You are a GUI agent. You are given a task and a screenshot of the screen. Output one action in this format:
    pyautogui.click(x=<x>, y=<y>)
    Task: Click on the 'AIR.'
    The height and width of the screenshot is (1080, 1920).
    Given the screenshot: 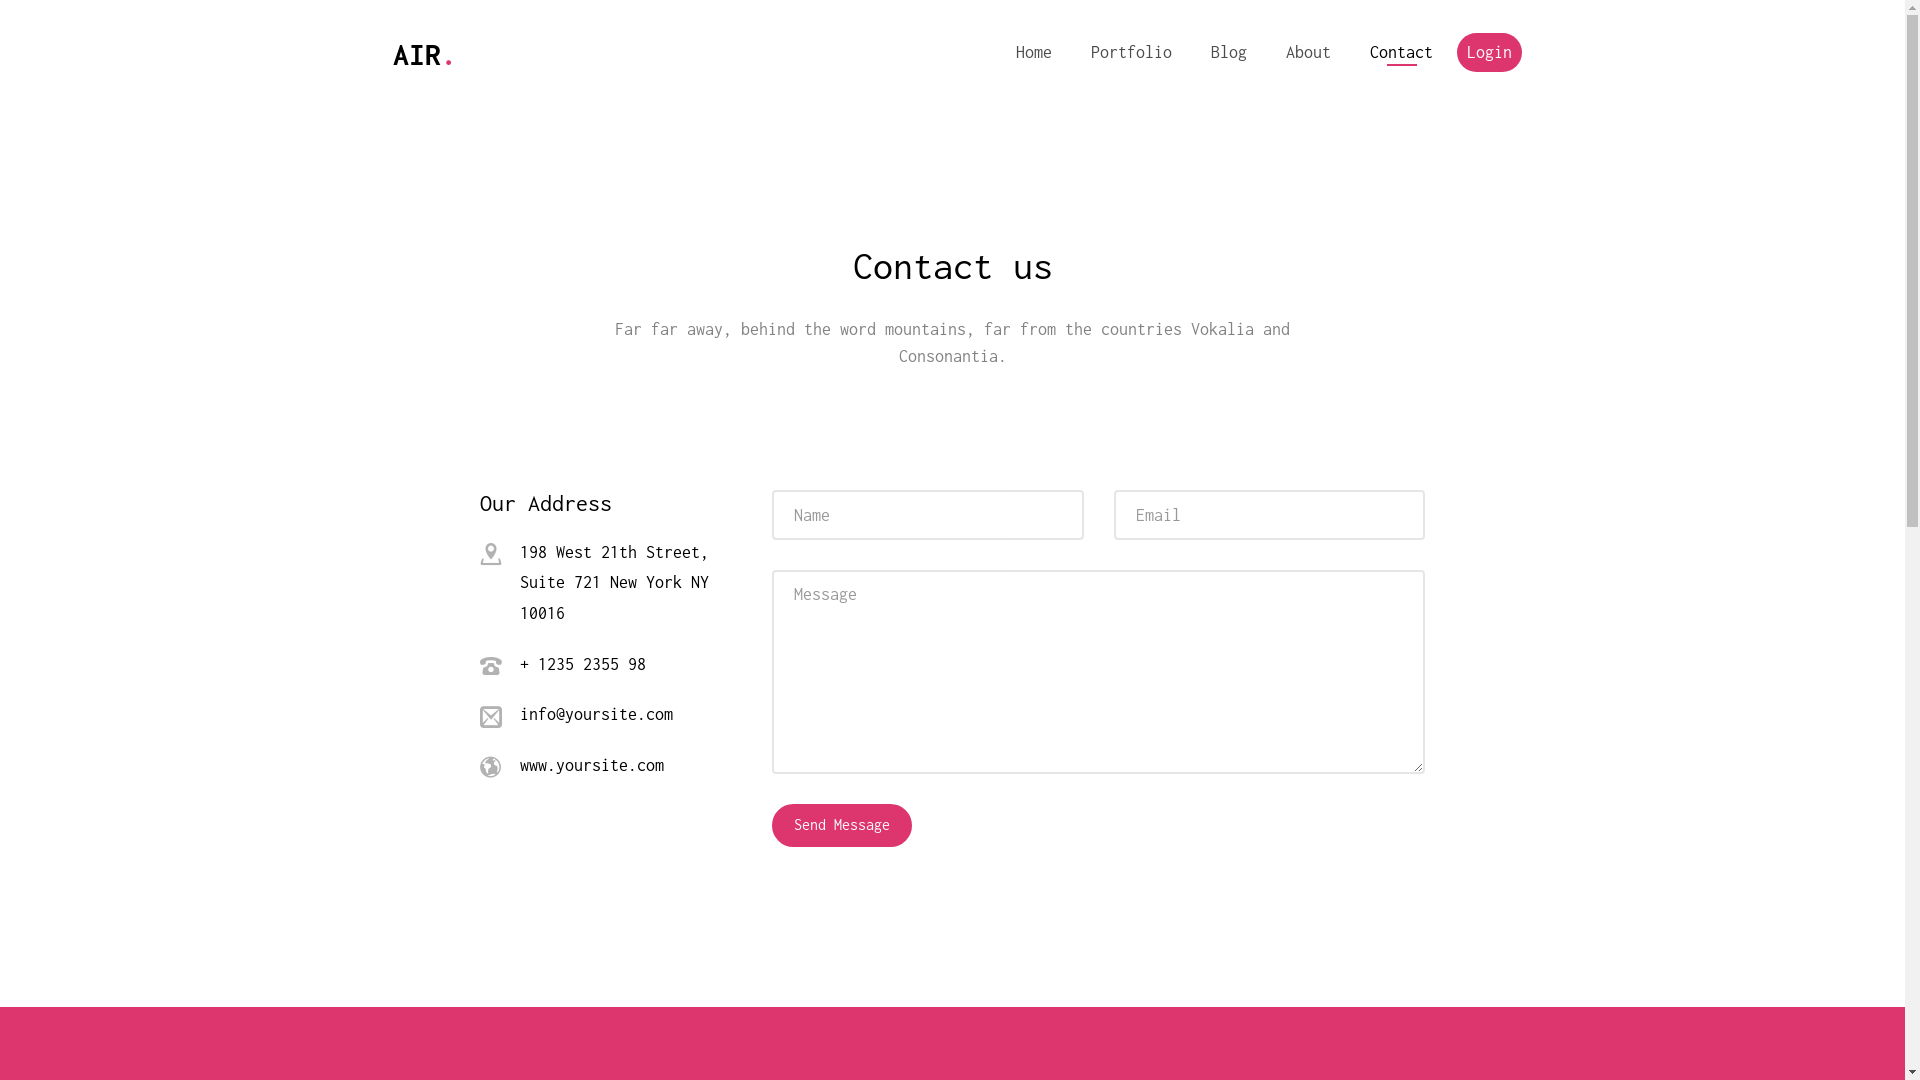 What is the action you would take?
    pyautogui.click(x=422, y=53)
    